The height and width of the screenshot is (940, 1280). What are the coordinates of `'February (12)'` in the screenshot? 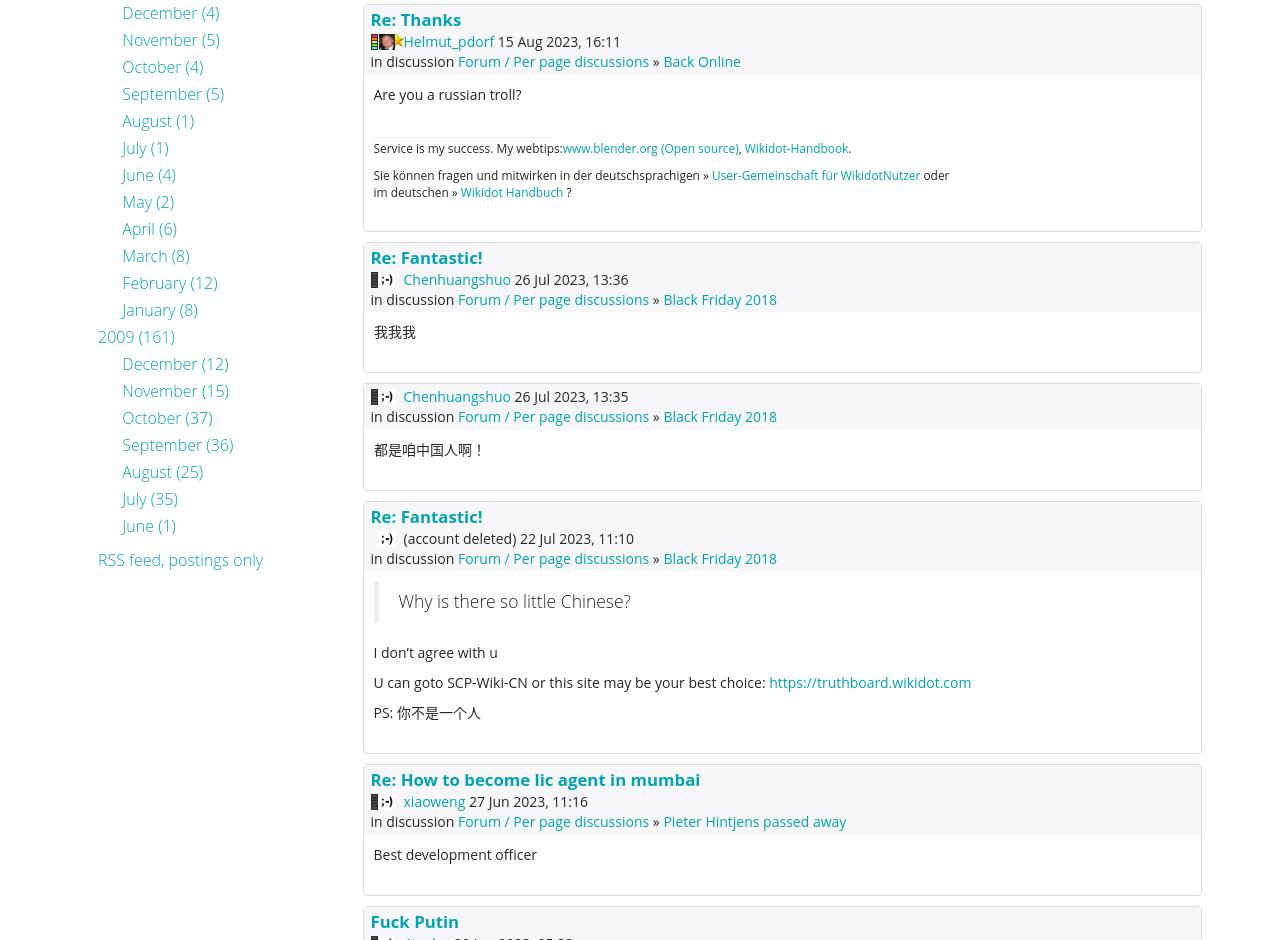 It's located at (169, 282).